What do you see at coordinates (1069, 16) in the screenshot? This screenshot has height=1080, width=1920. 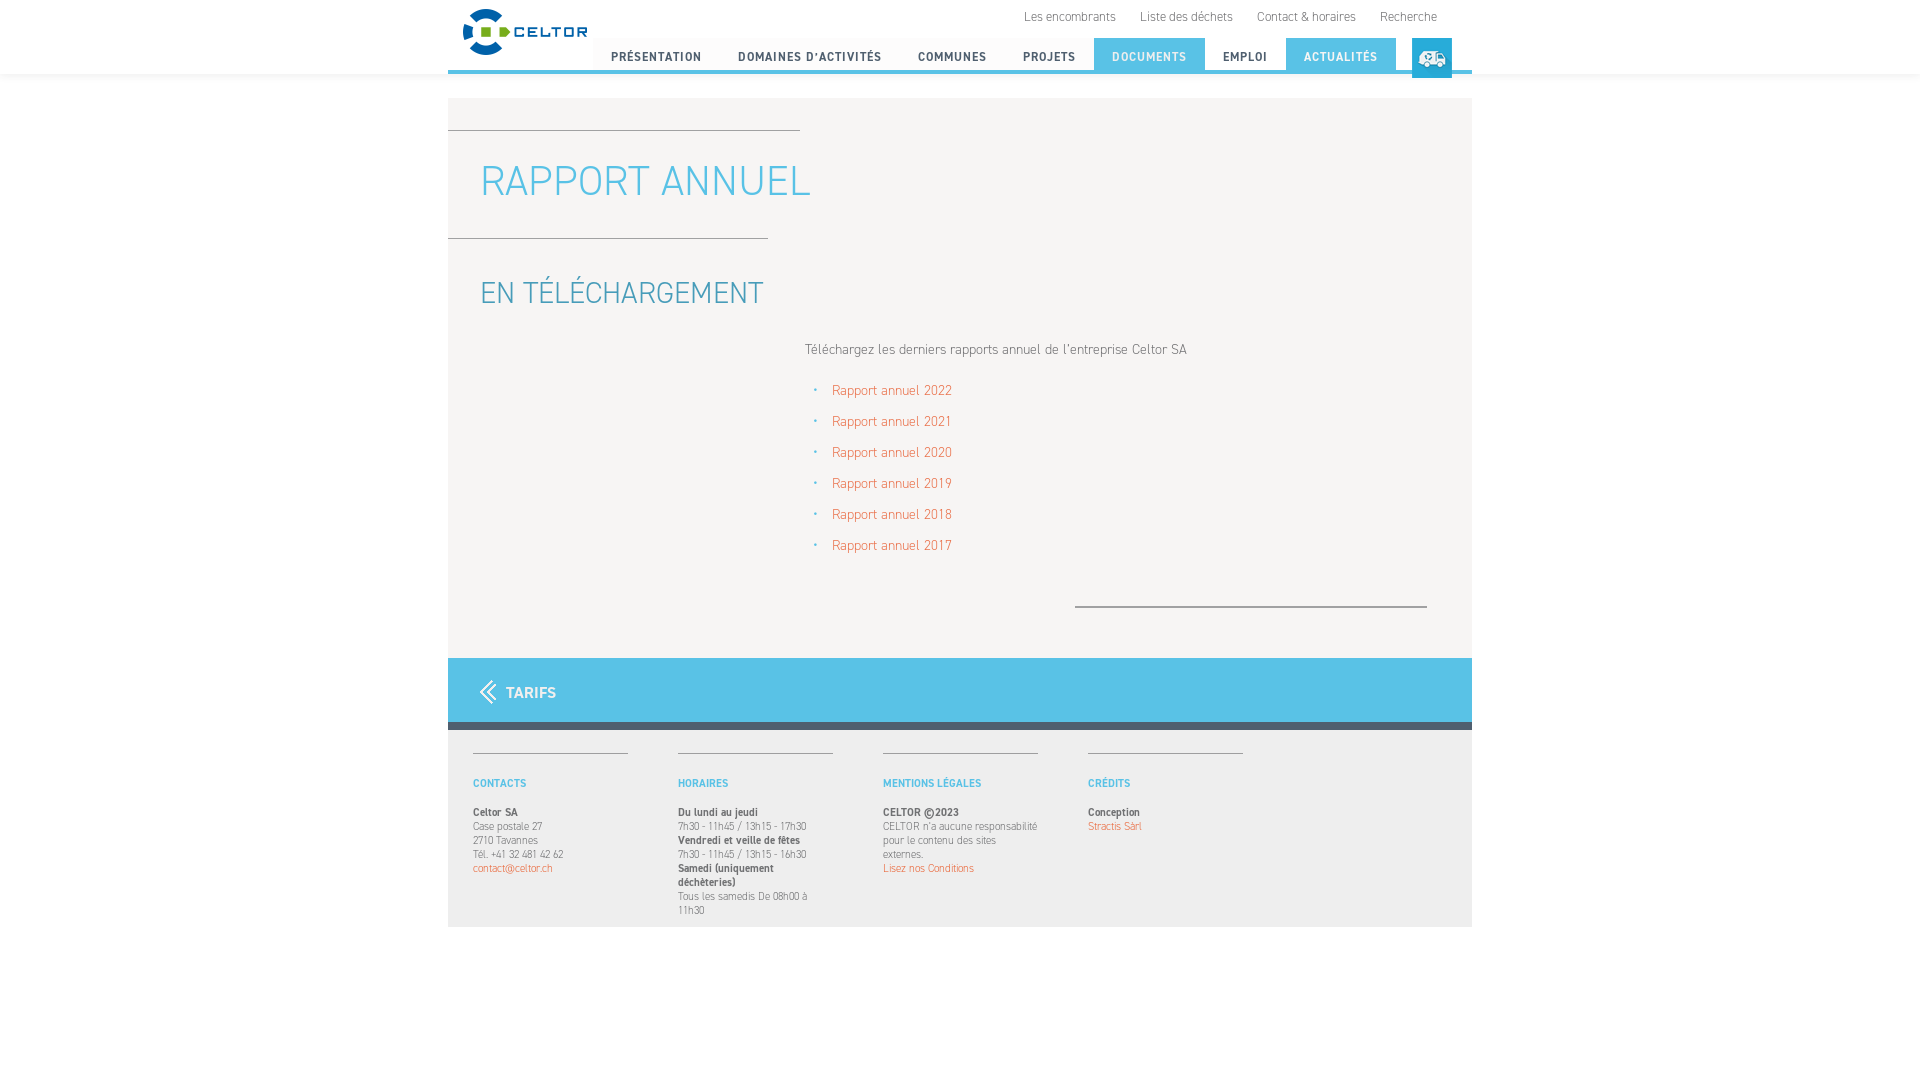 I see `'Les encombrants'` at bounding box center [1069, 16].